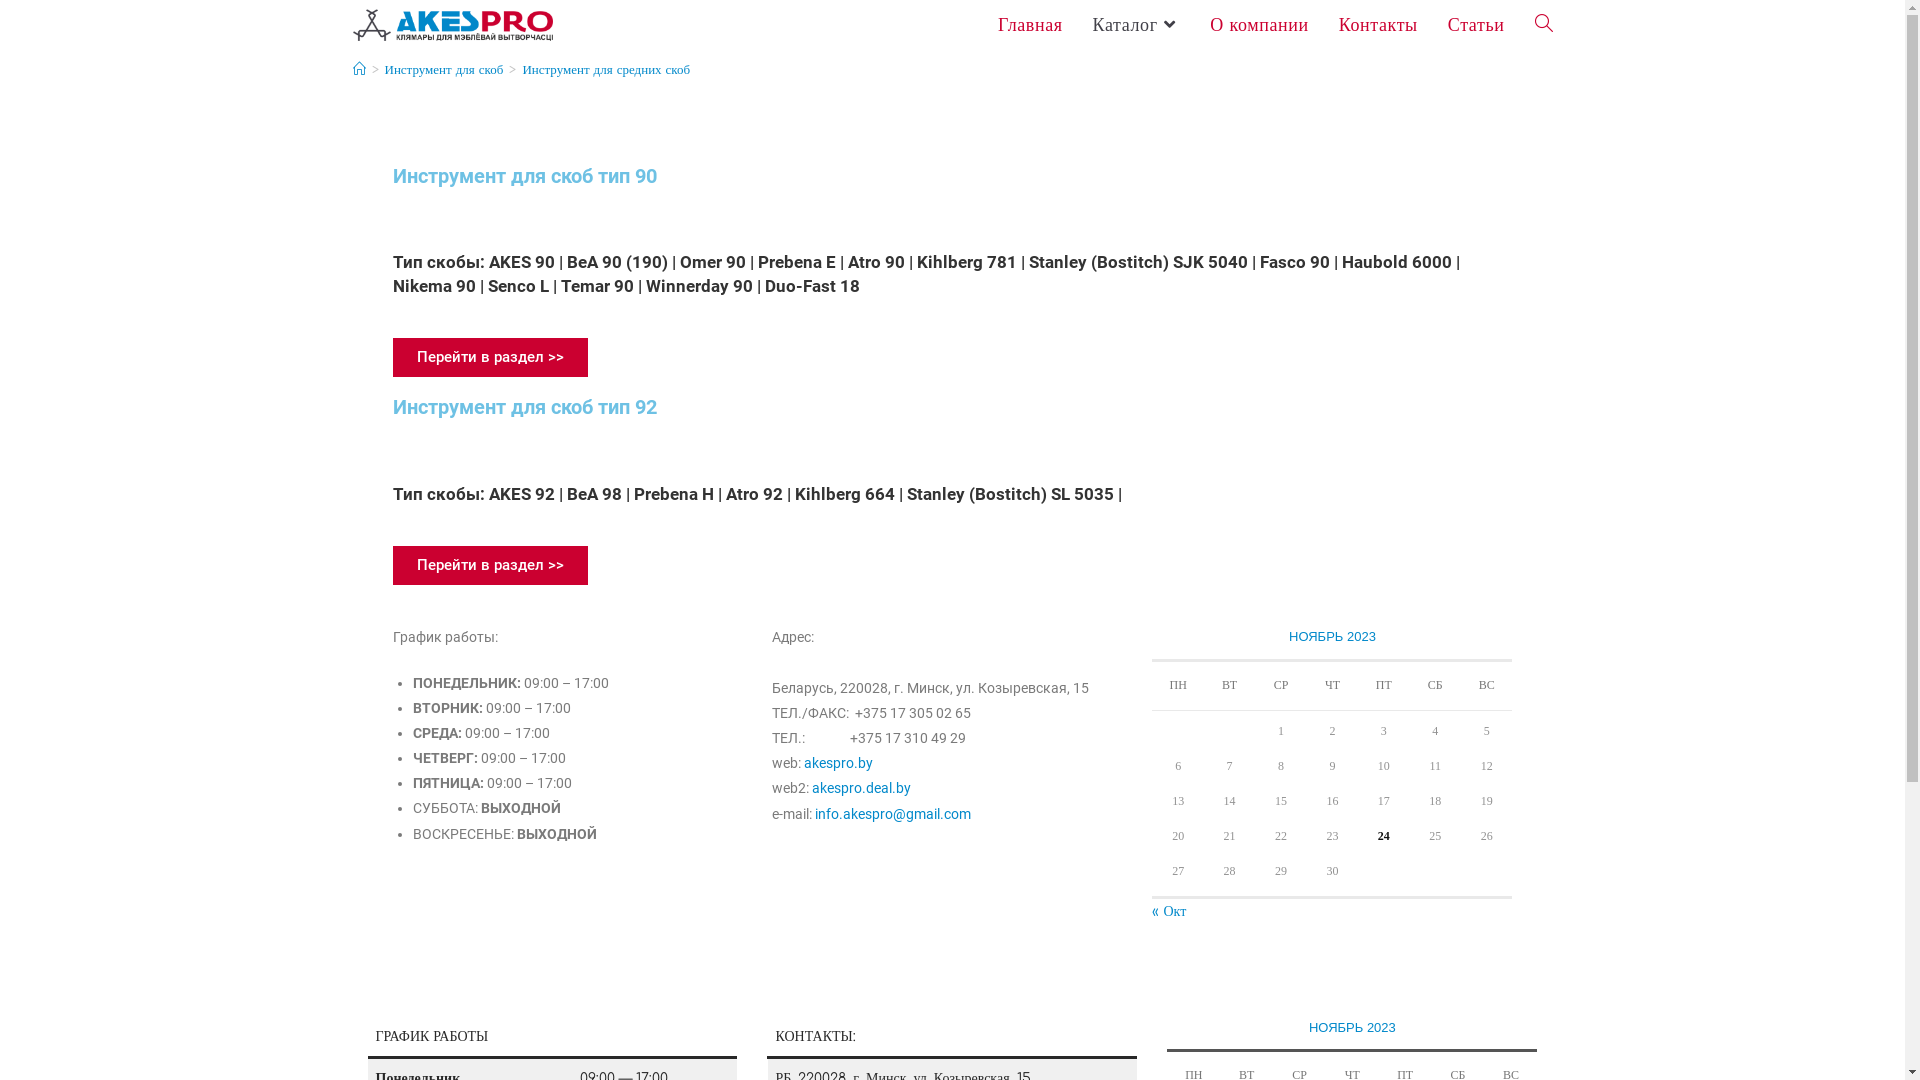 The height and width of the screenshot is (1080, 1920). What do you see at coordinates (838, 763) in the screenshot?
I see `'akespro.by'` at bounding box center [838, 763].